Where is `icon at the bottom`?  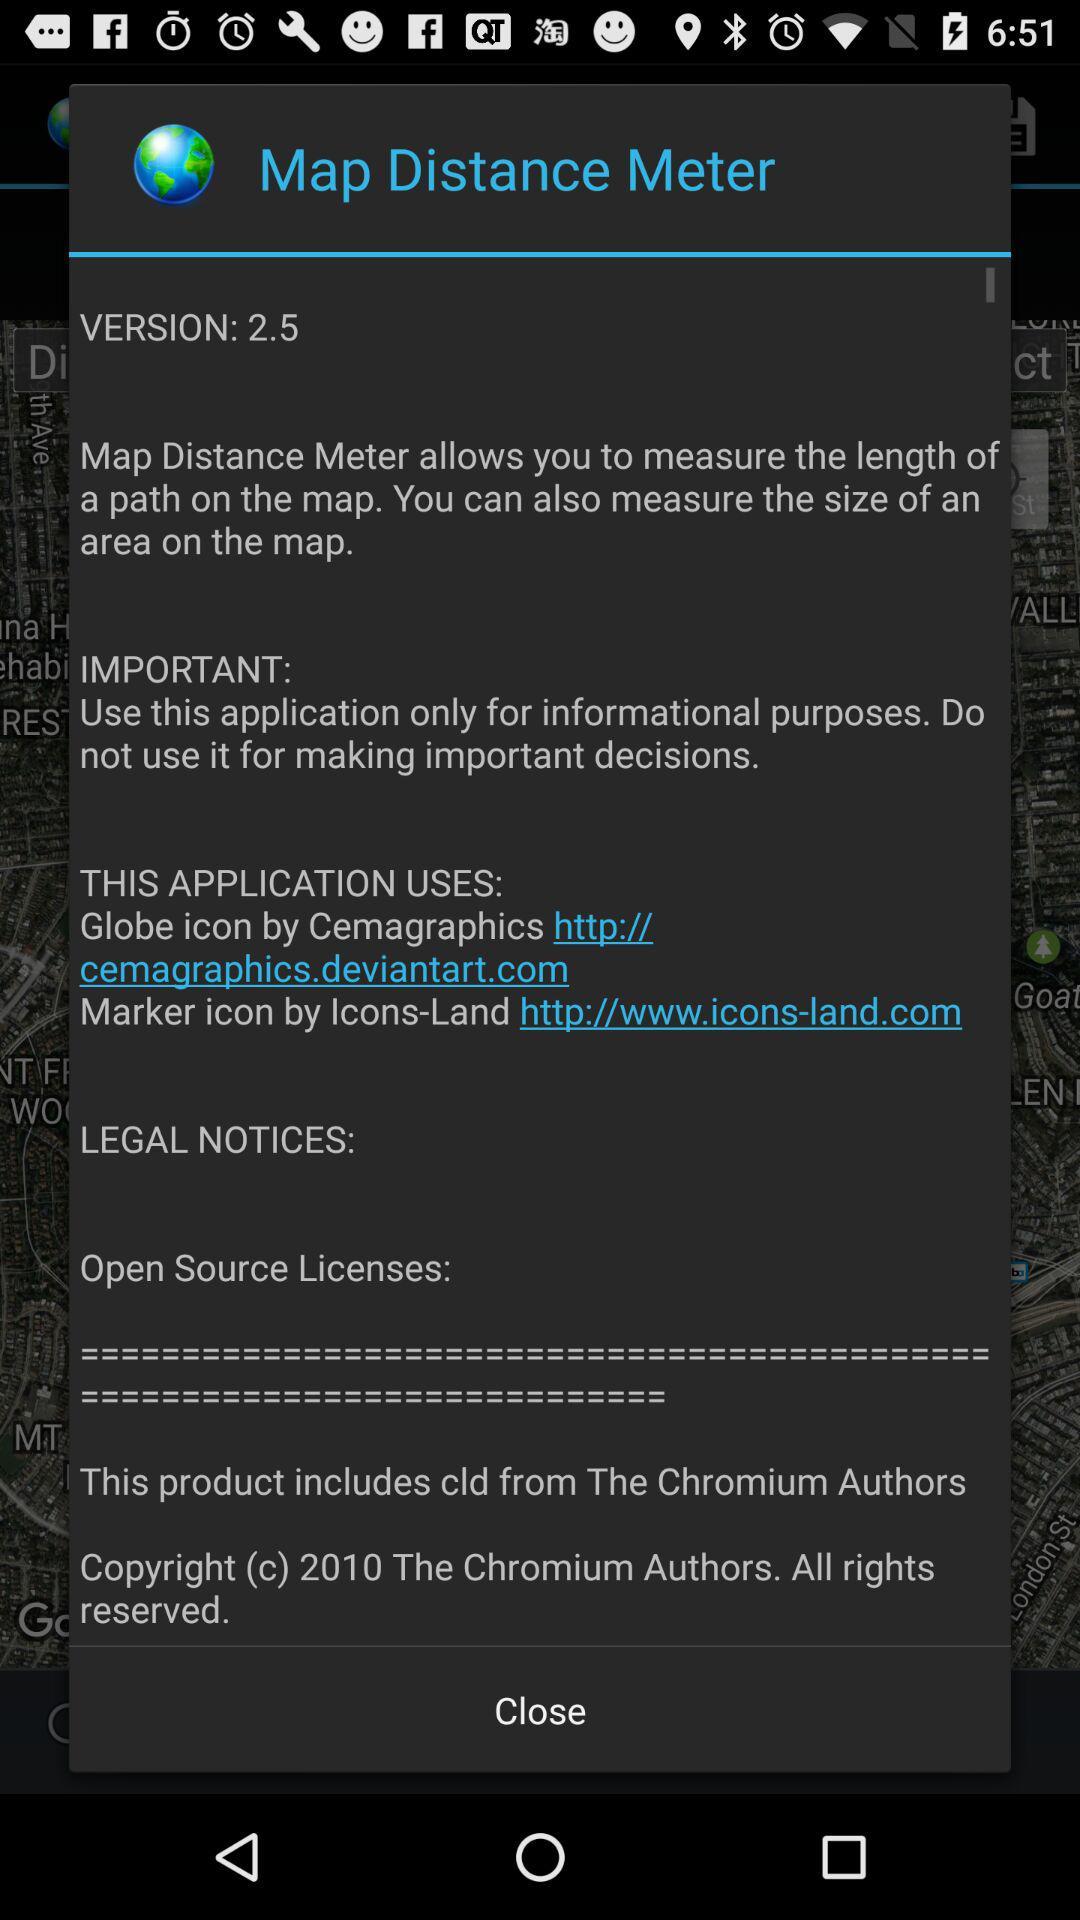
icon at the bottom is located at coordinates (540, 1708).